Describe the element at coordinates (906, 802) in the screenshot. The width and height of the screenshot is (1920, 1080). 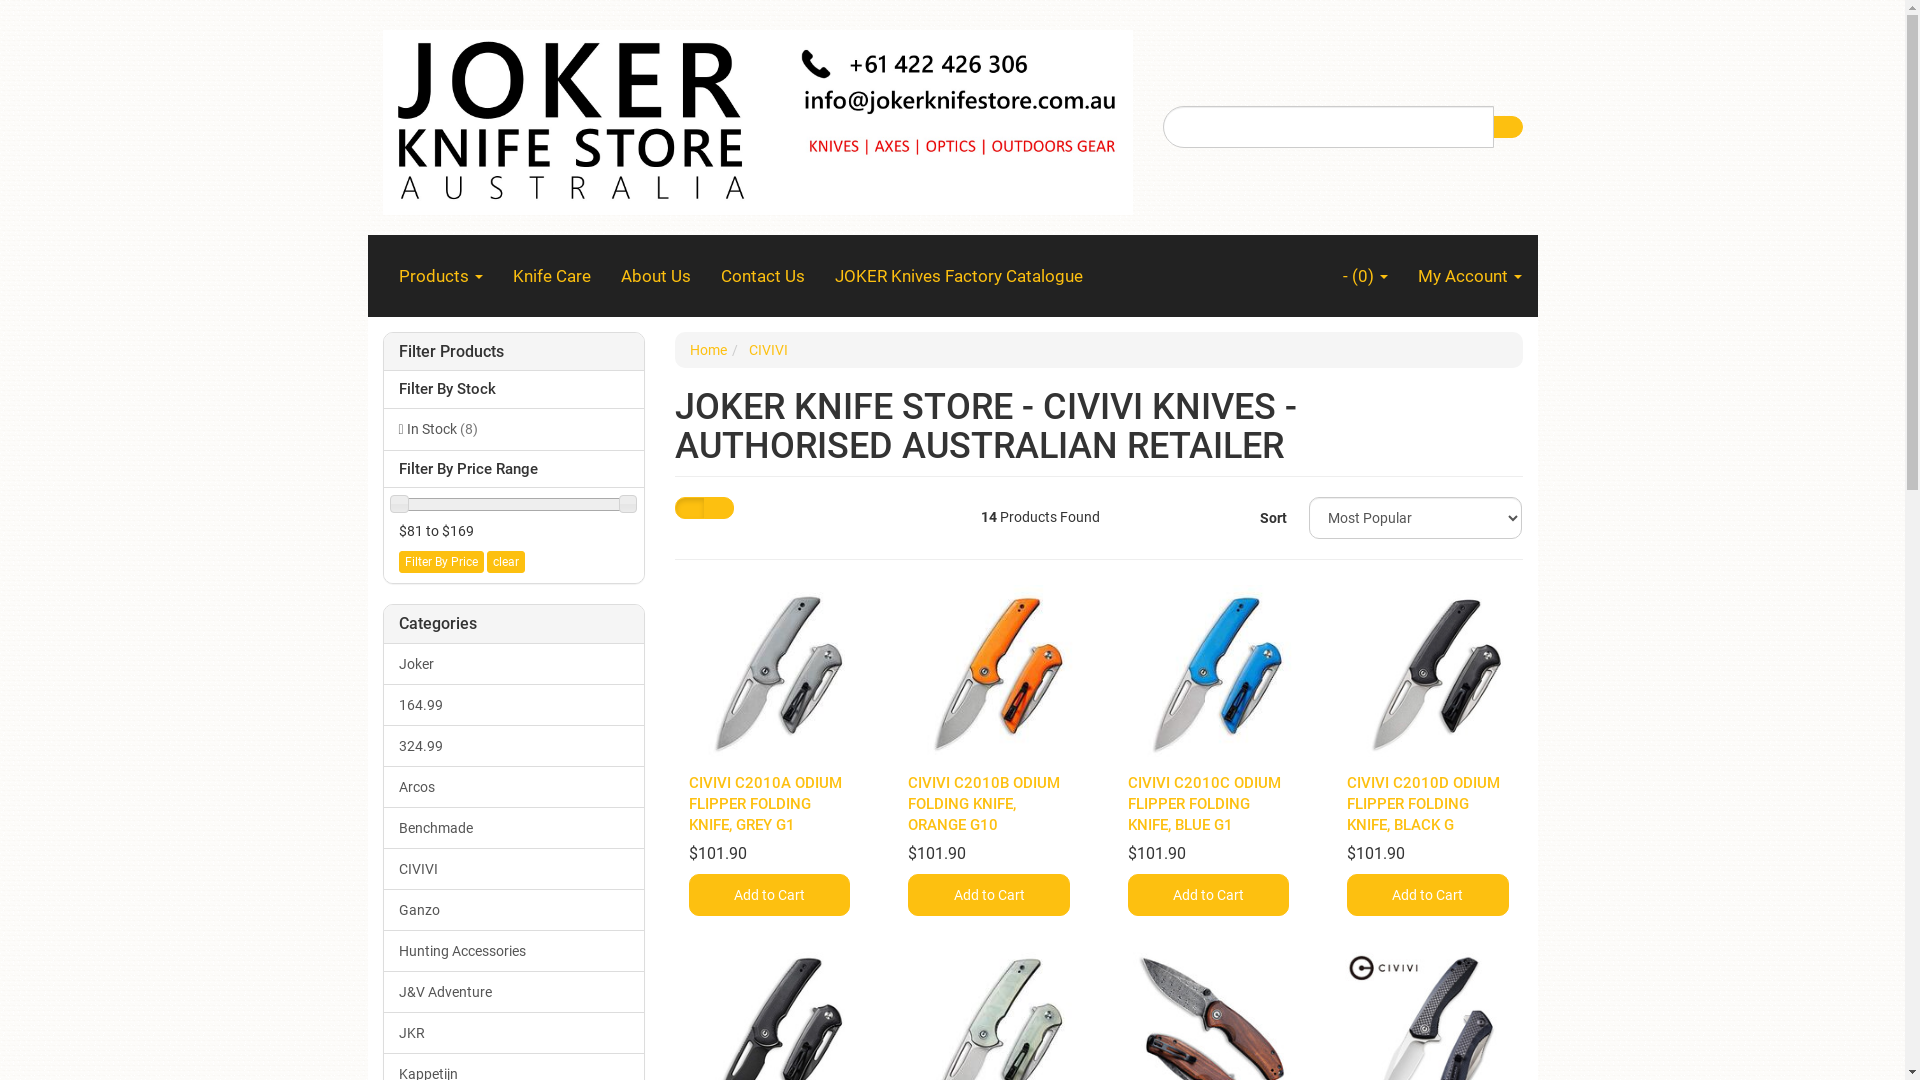
I see `'CIVIVI C2010B ODIUM FOLDING KNIFE, ORANGE G10'` at that location.